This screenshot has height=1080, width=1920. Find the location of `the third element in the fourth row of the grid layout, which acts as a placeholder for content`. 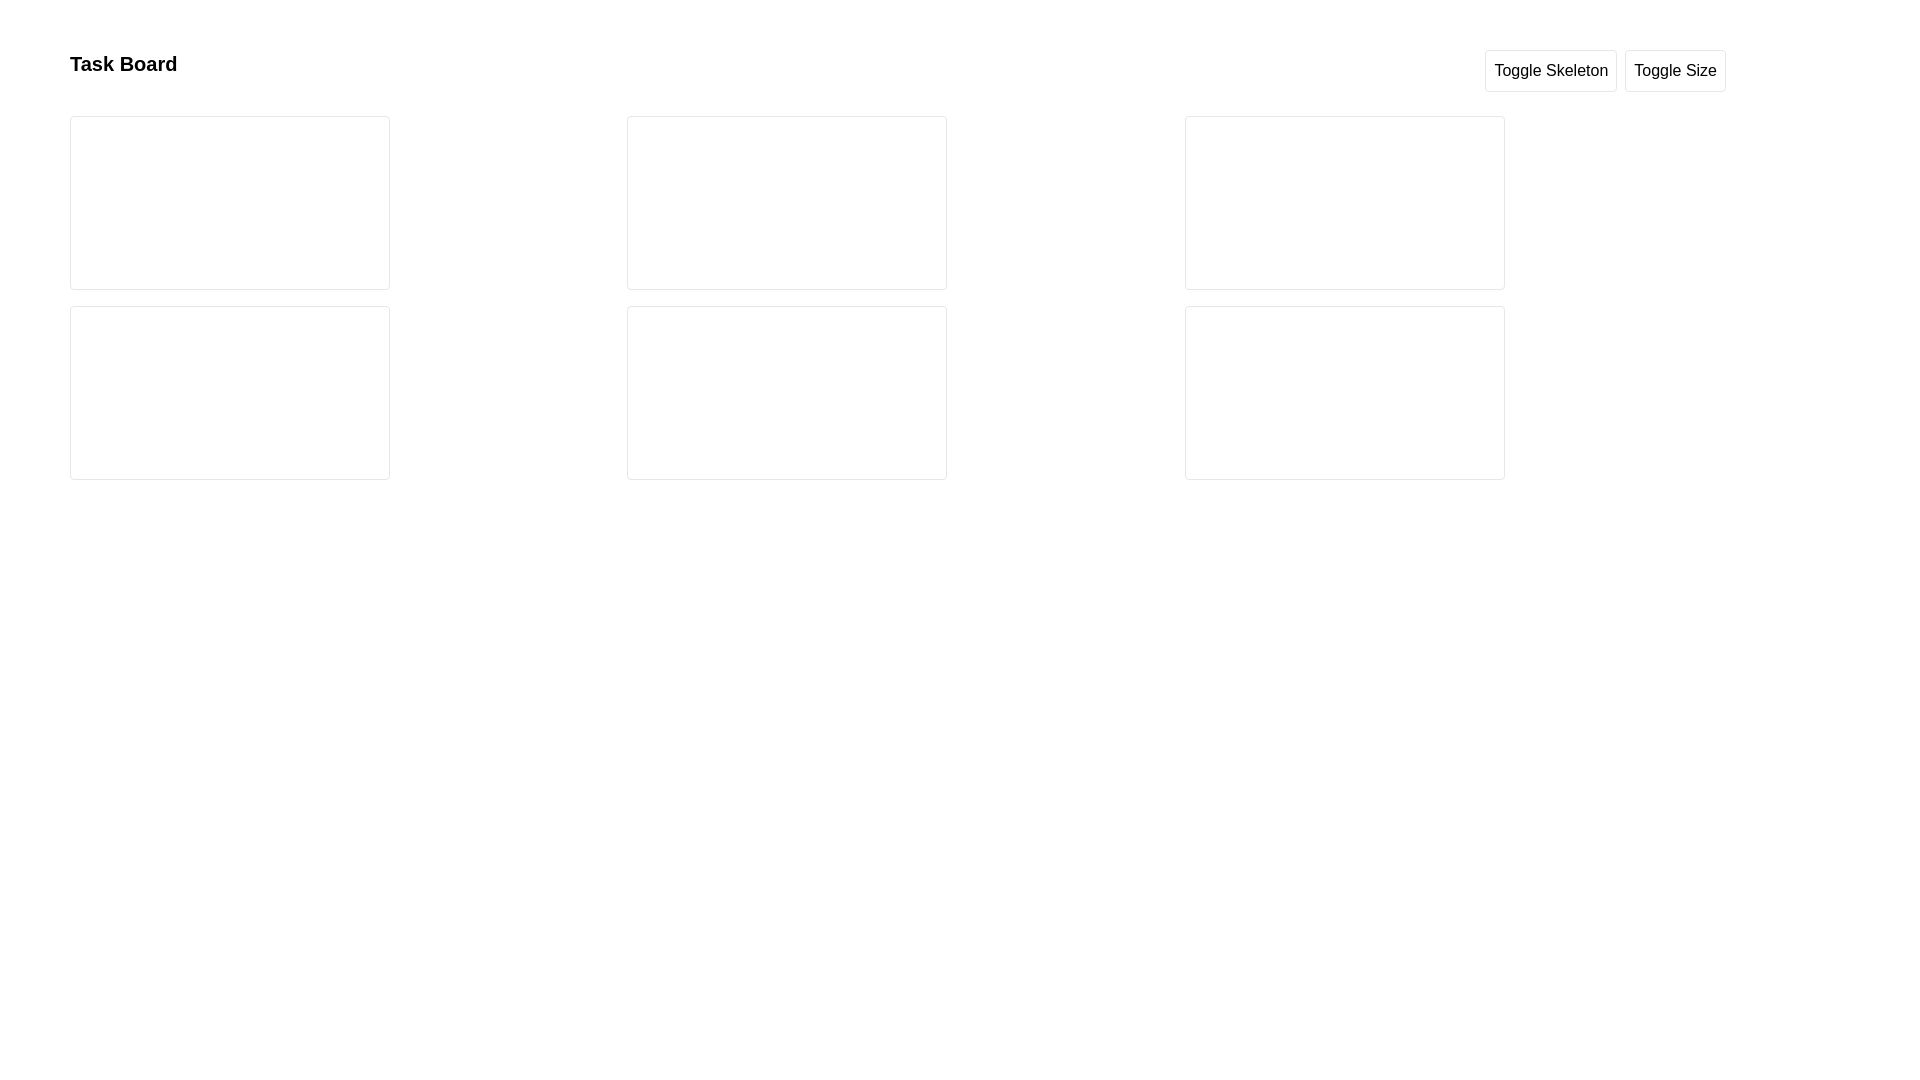

the third element in the fourth row of the grid layout, which acts as a placeholder for content is located at coordinates (1344, 393).